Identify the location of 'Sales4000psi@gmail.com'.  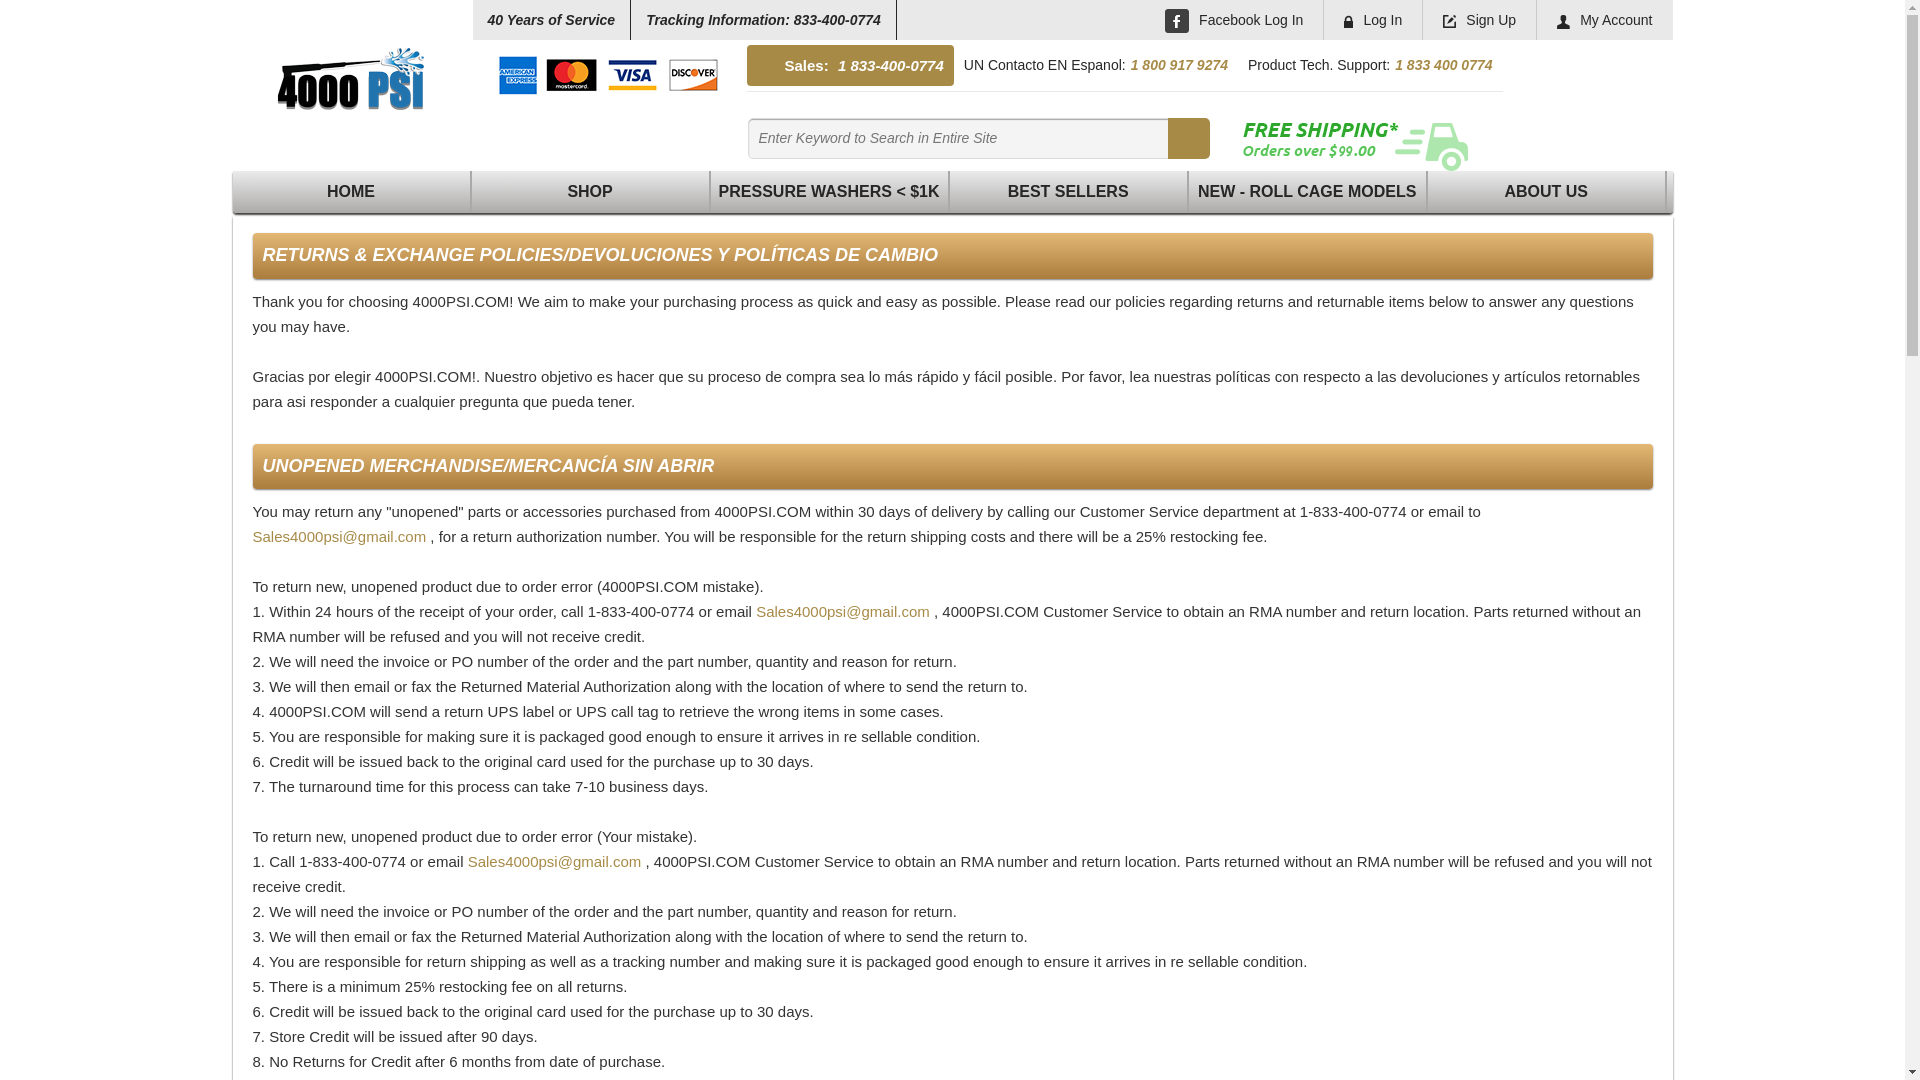
(555, 860).